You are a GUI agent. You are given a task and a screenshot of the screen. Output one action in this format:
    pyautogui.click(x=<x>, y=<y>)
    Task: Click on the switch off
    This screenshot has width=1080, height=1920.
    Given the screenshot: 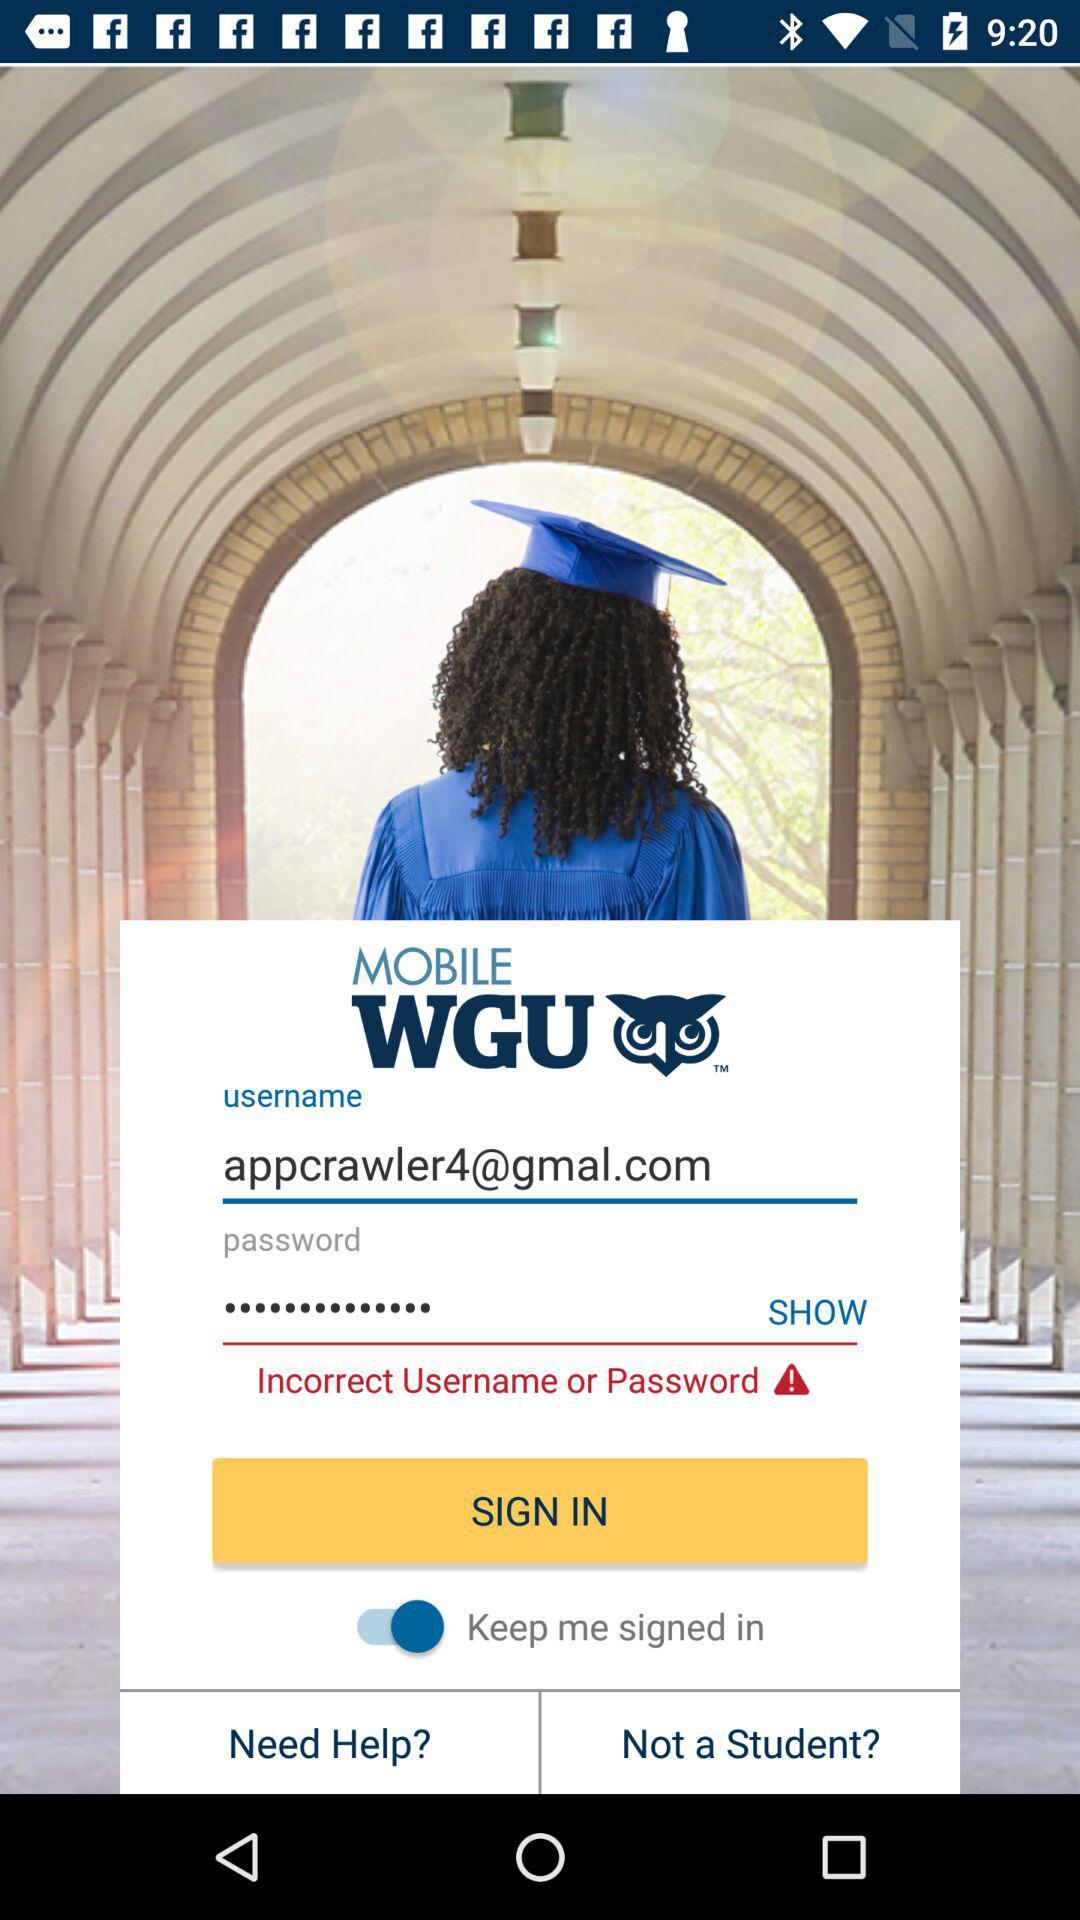 What is the action you would take?
    pyautogui.click(x=390, y=1626)
    